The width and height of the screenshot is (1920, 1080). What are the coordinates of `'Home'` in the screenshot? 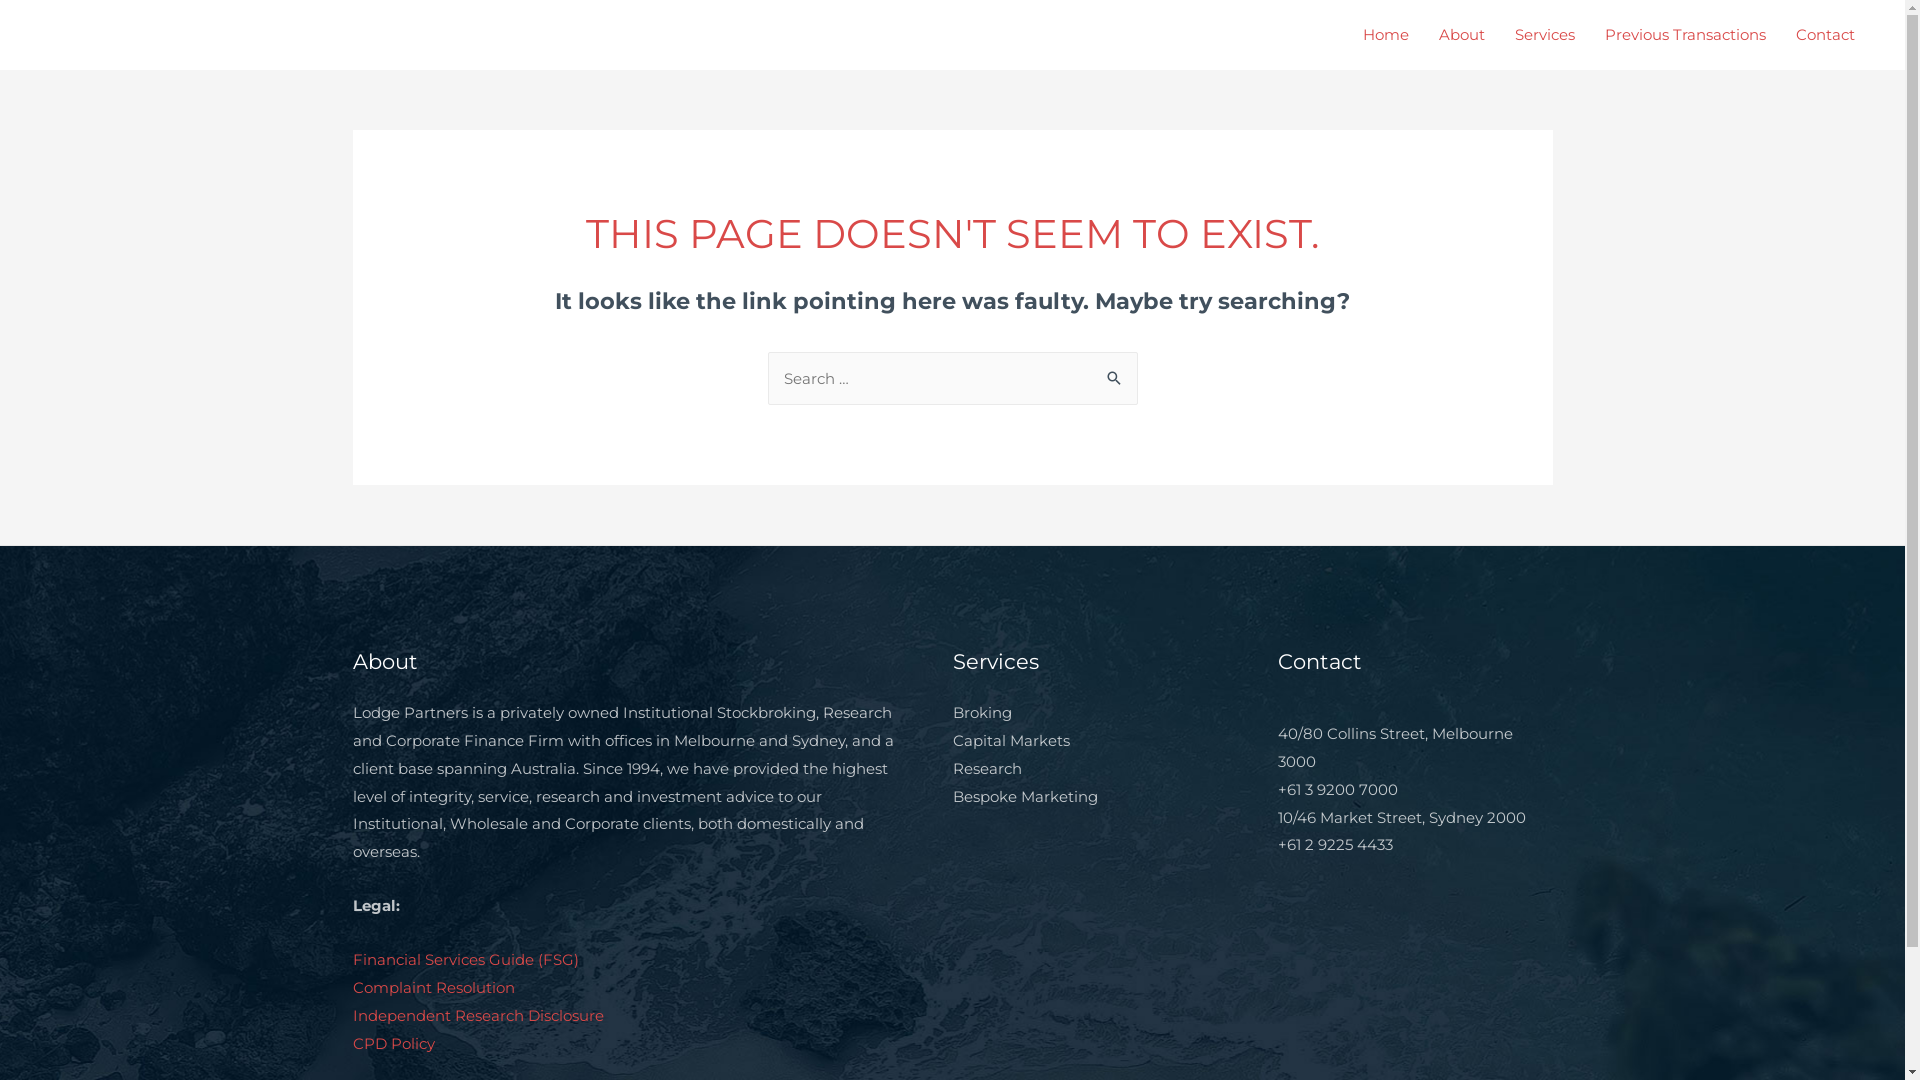 It's located at (1385, 34).